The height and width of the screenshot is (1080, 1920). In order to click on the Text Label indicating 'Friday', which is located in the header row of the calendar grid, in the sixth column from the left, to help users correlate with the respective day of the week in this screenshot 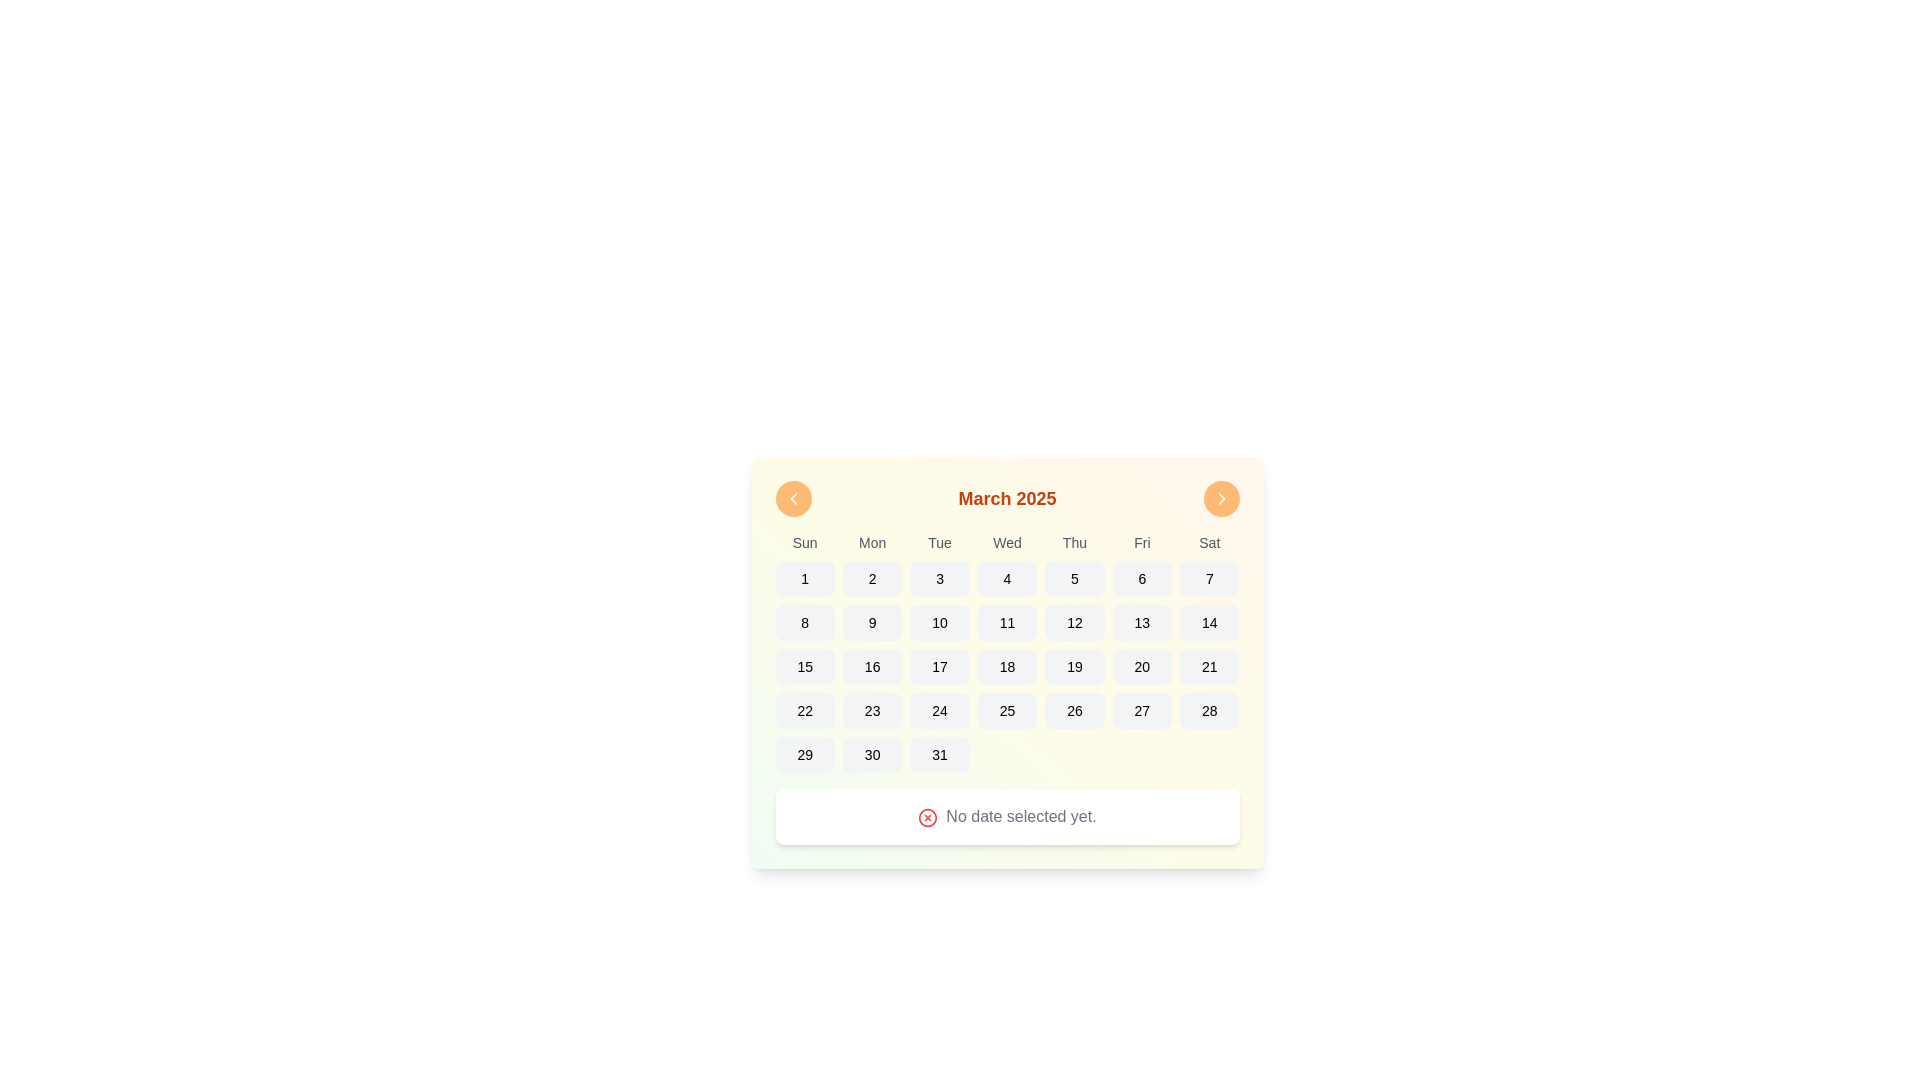, I will do `click(1142, 543)`.